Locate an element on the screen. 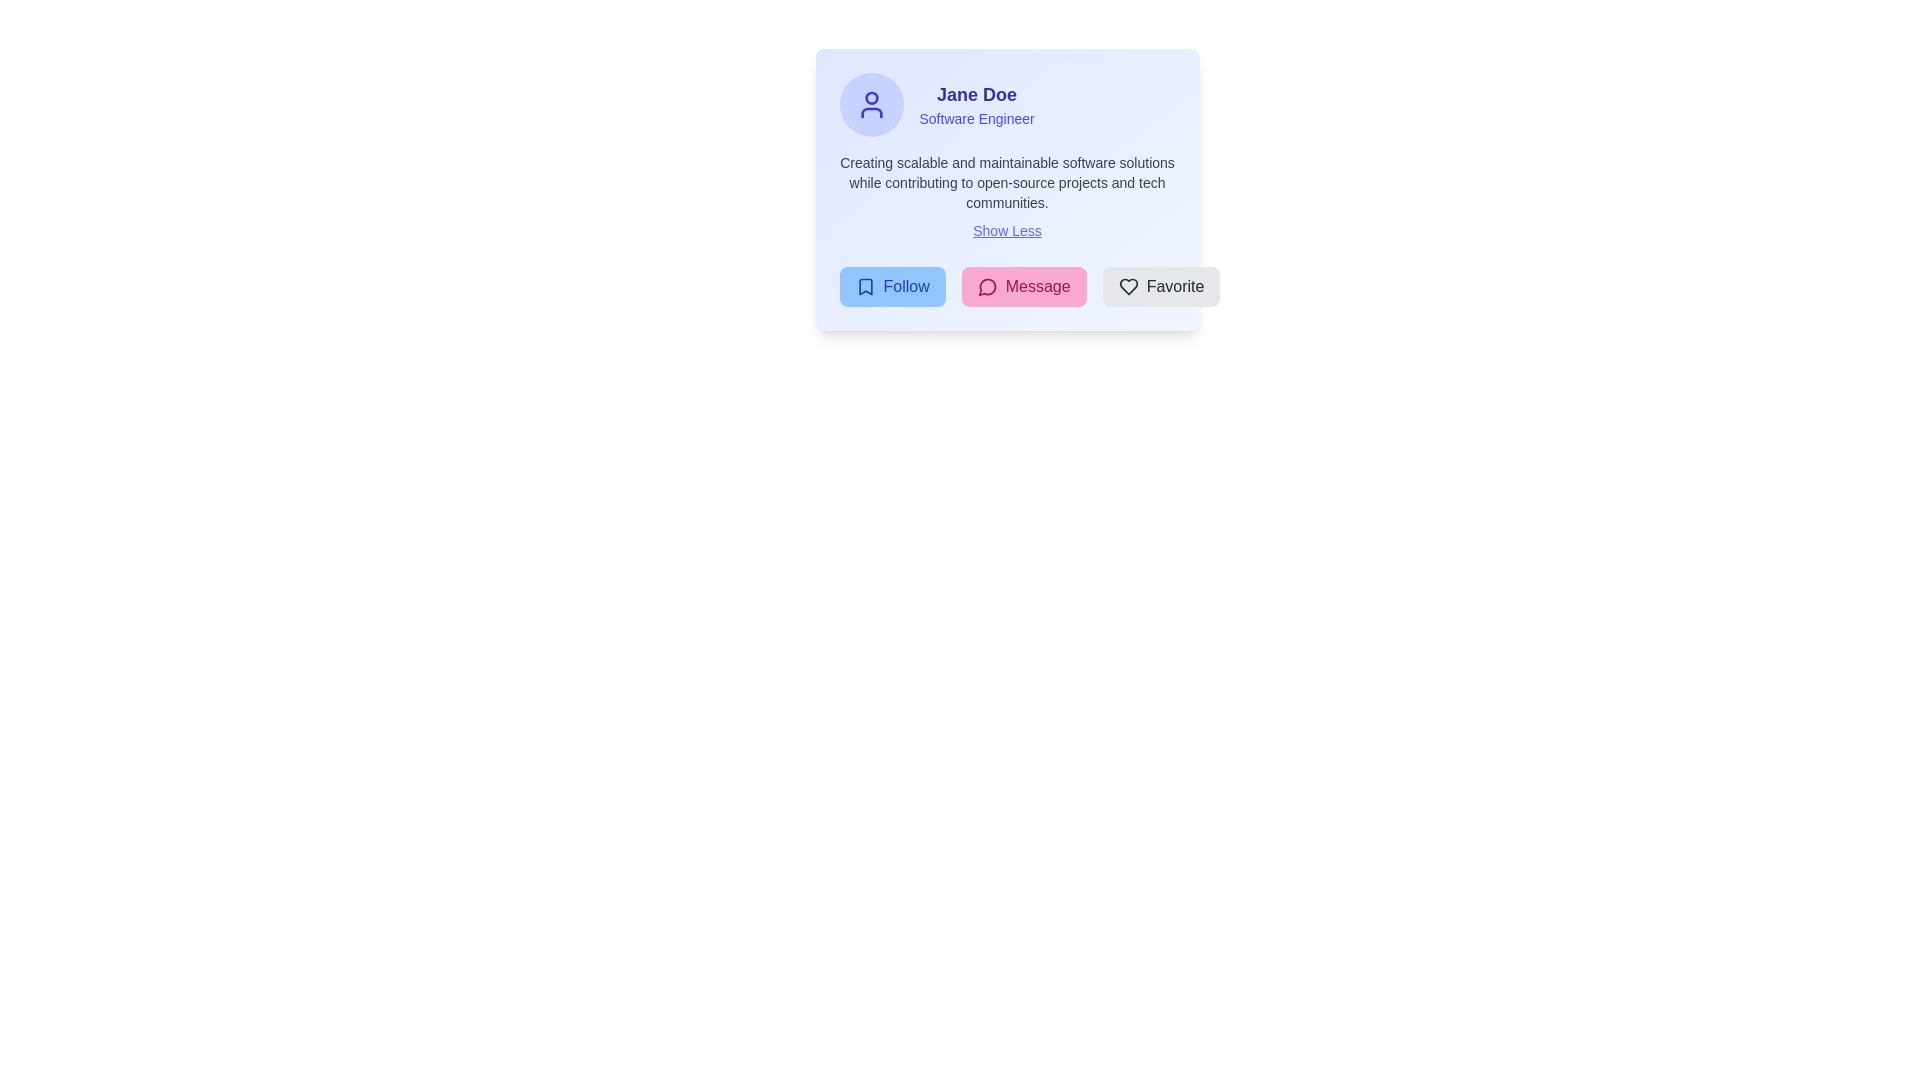 Image resolution: width=1920 pixels, height=1080 pixels. the user profile icon located in the upper-left region of the card component to associate this element with the profile is located at coordinates (871, 104).